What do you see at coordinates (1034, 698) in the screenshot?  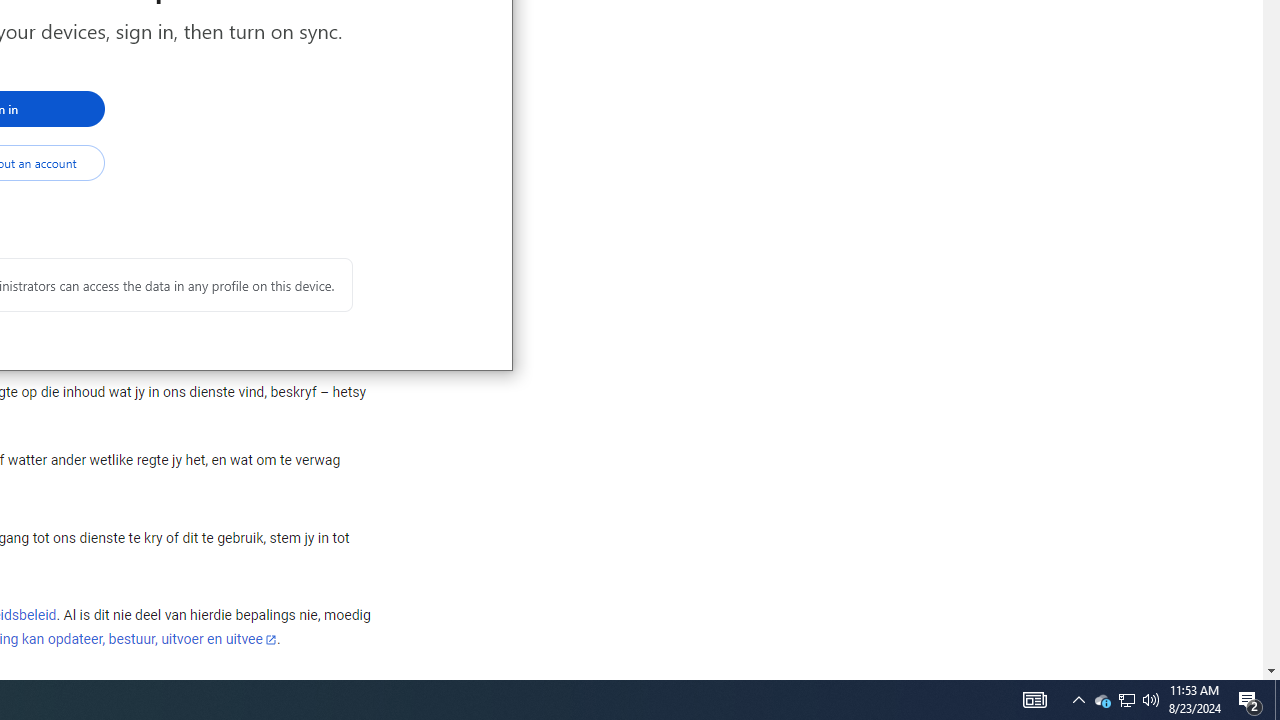 I see `'AutomationID: 4105'` at bounding box center [1034, 698].